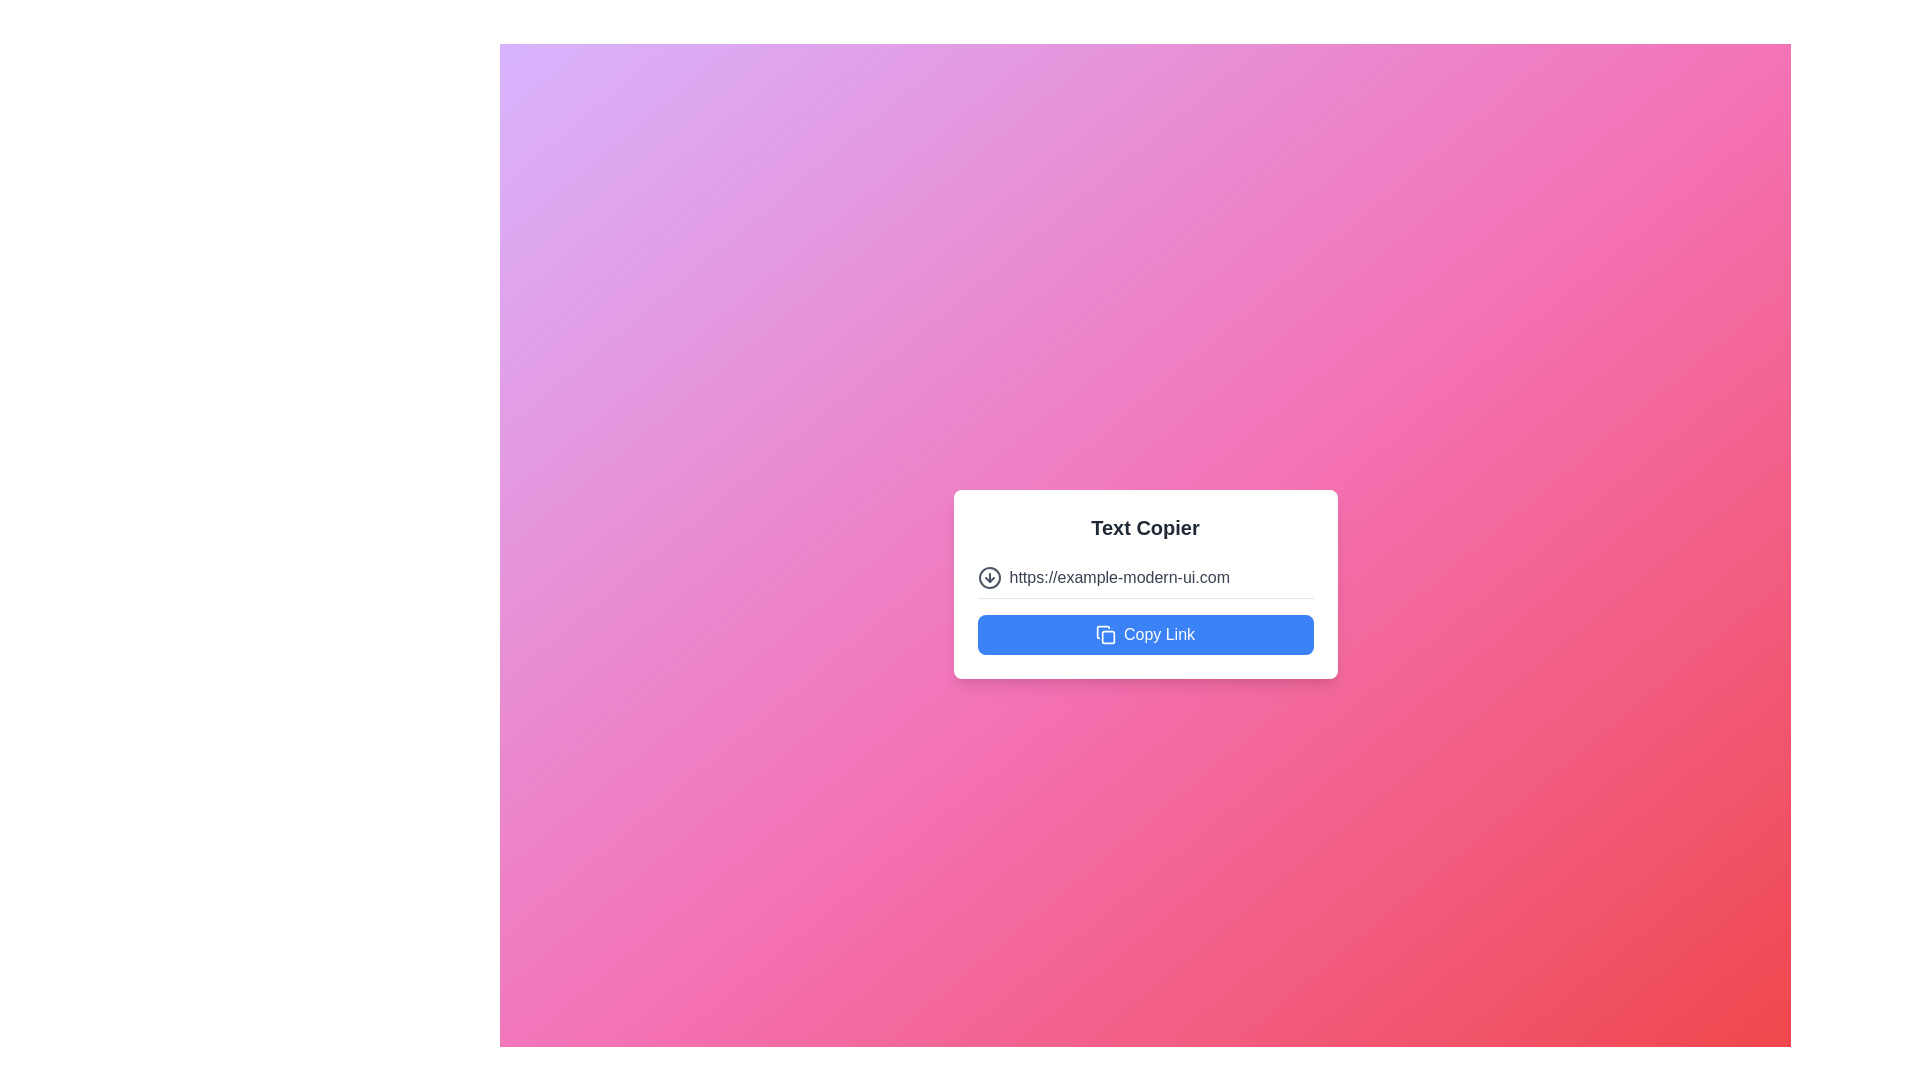  Describe the element at coordinates (989, 577) in the screenshot. I see `the icon situated to the far left of a horizontal arrangement, which indicates downward navigation or downloading, adjacent to a URL text field` at that location.